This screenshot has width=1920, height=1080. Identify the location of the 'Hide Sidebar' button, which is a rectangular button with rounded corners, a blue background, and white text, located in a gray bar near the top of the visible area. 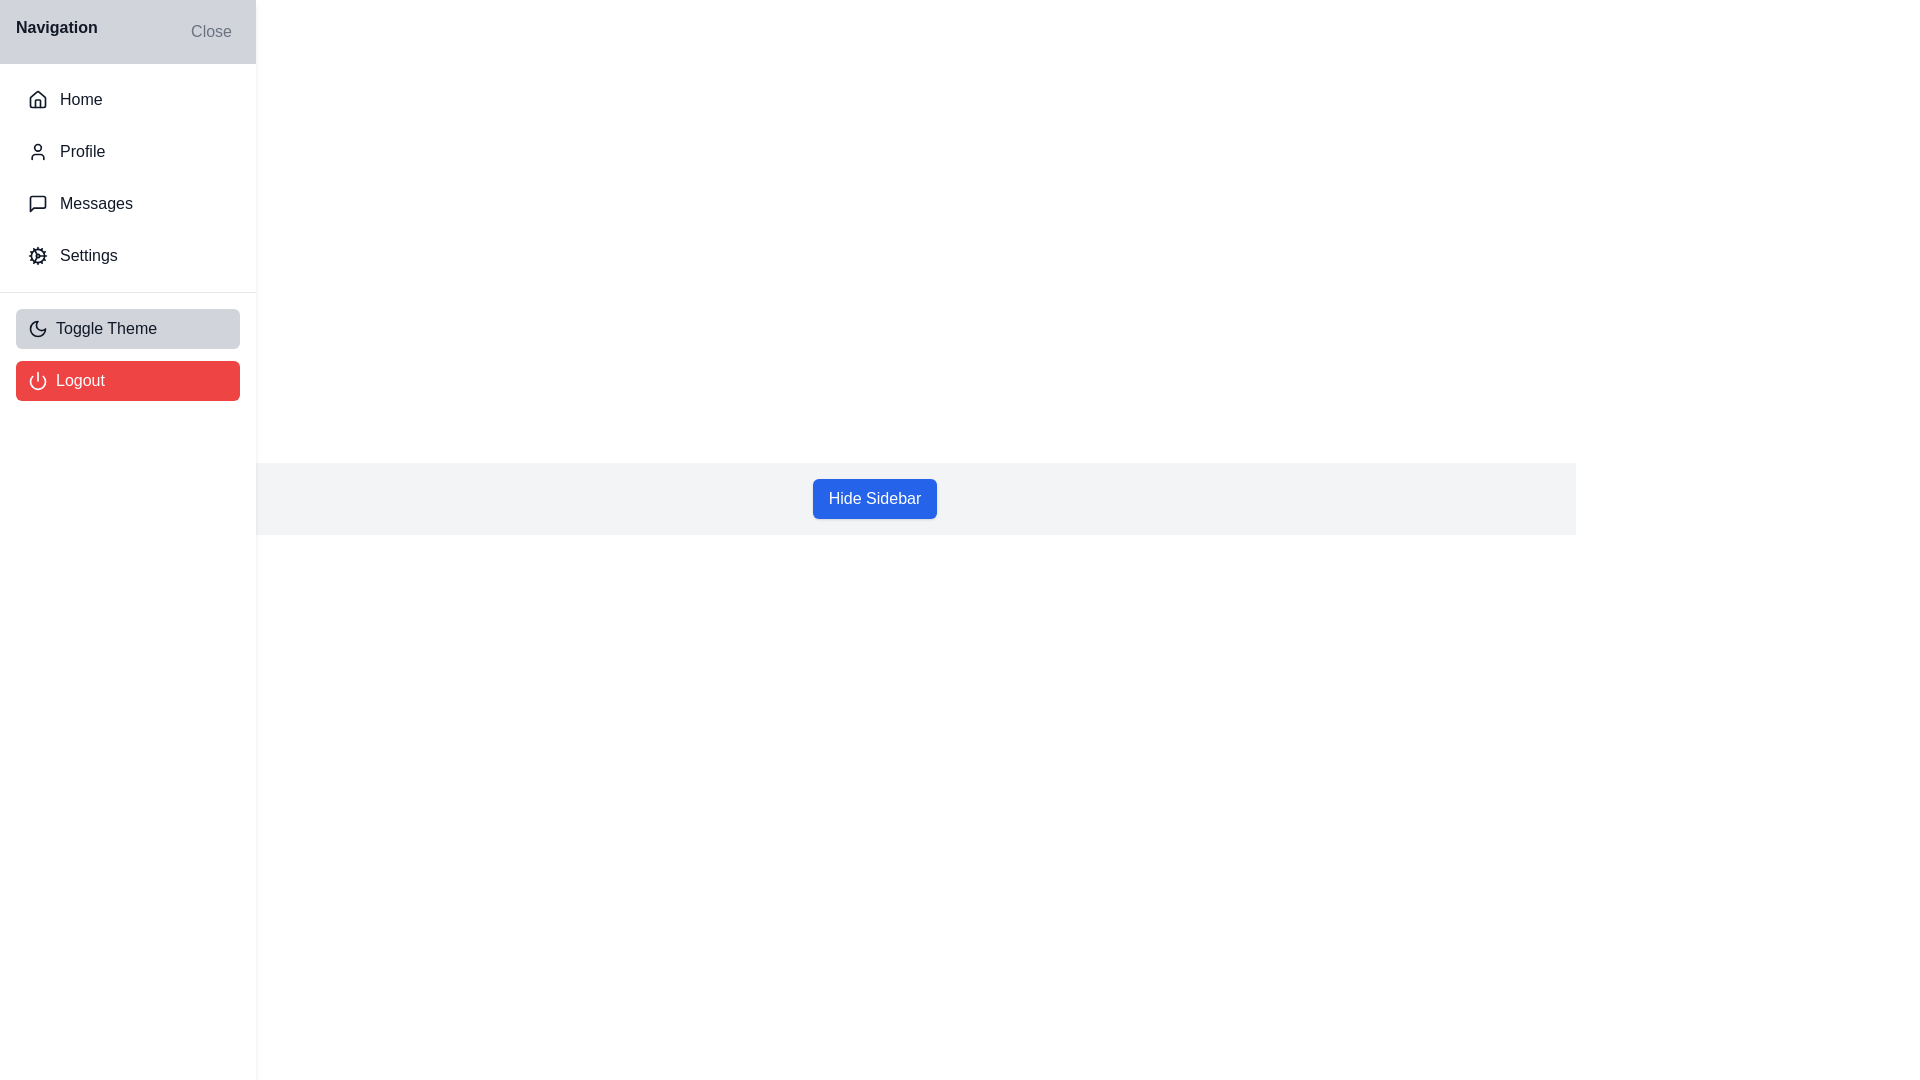
(874, 497).